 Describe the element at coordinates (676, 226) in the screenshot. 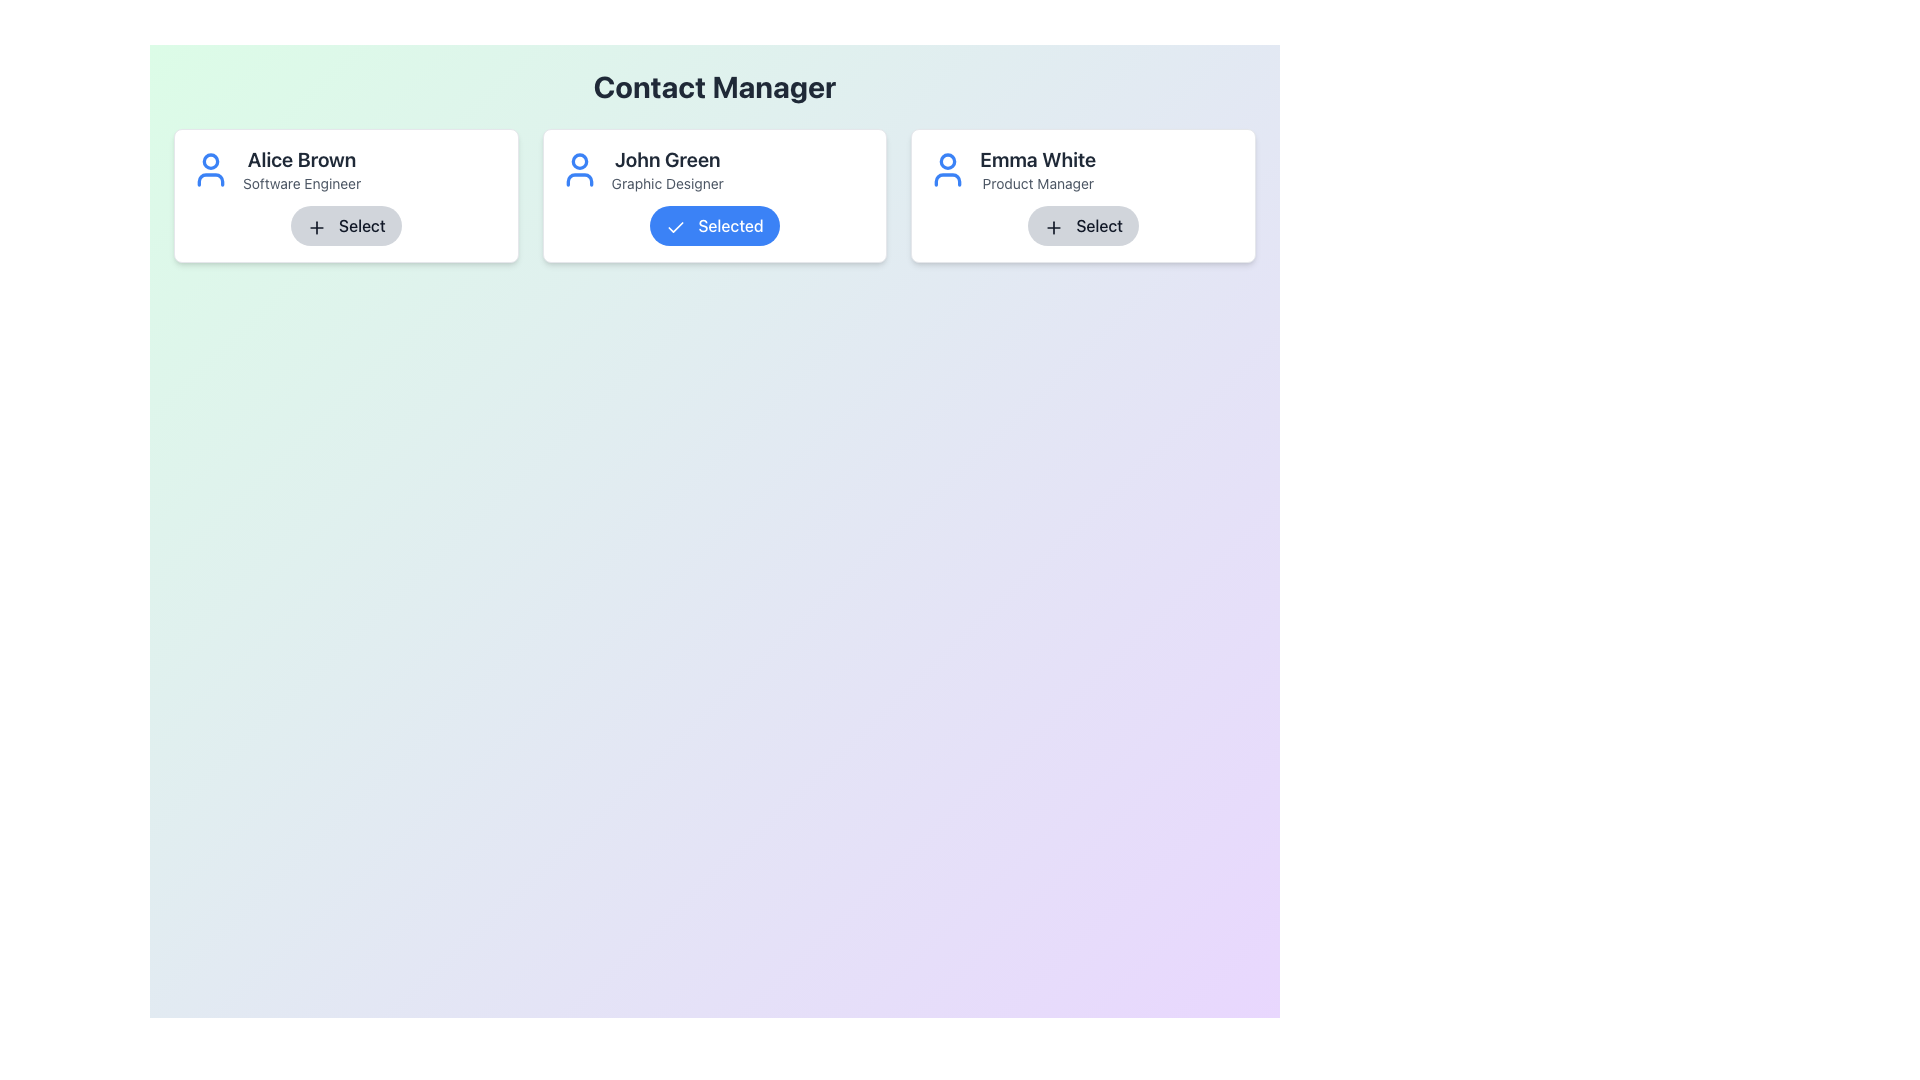

I see `the checkmark icon with a thin white outline on a blue background, which is part of the 'Selected' button associated with 'John Green,' a Graphic Designer` at that location.